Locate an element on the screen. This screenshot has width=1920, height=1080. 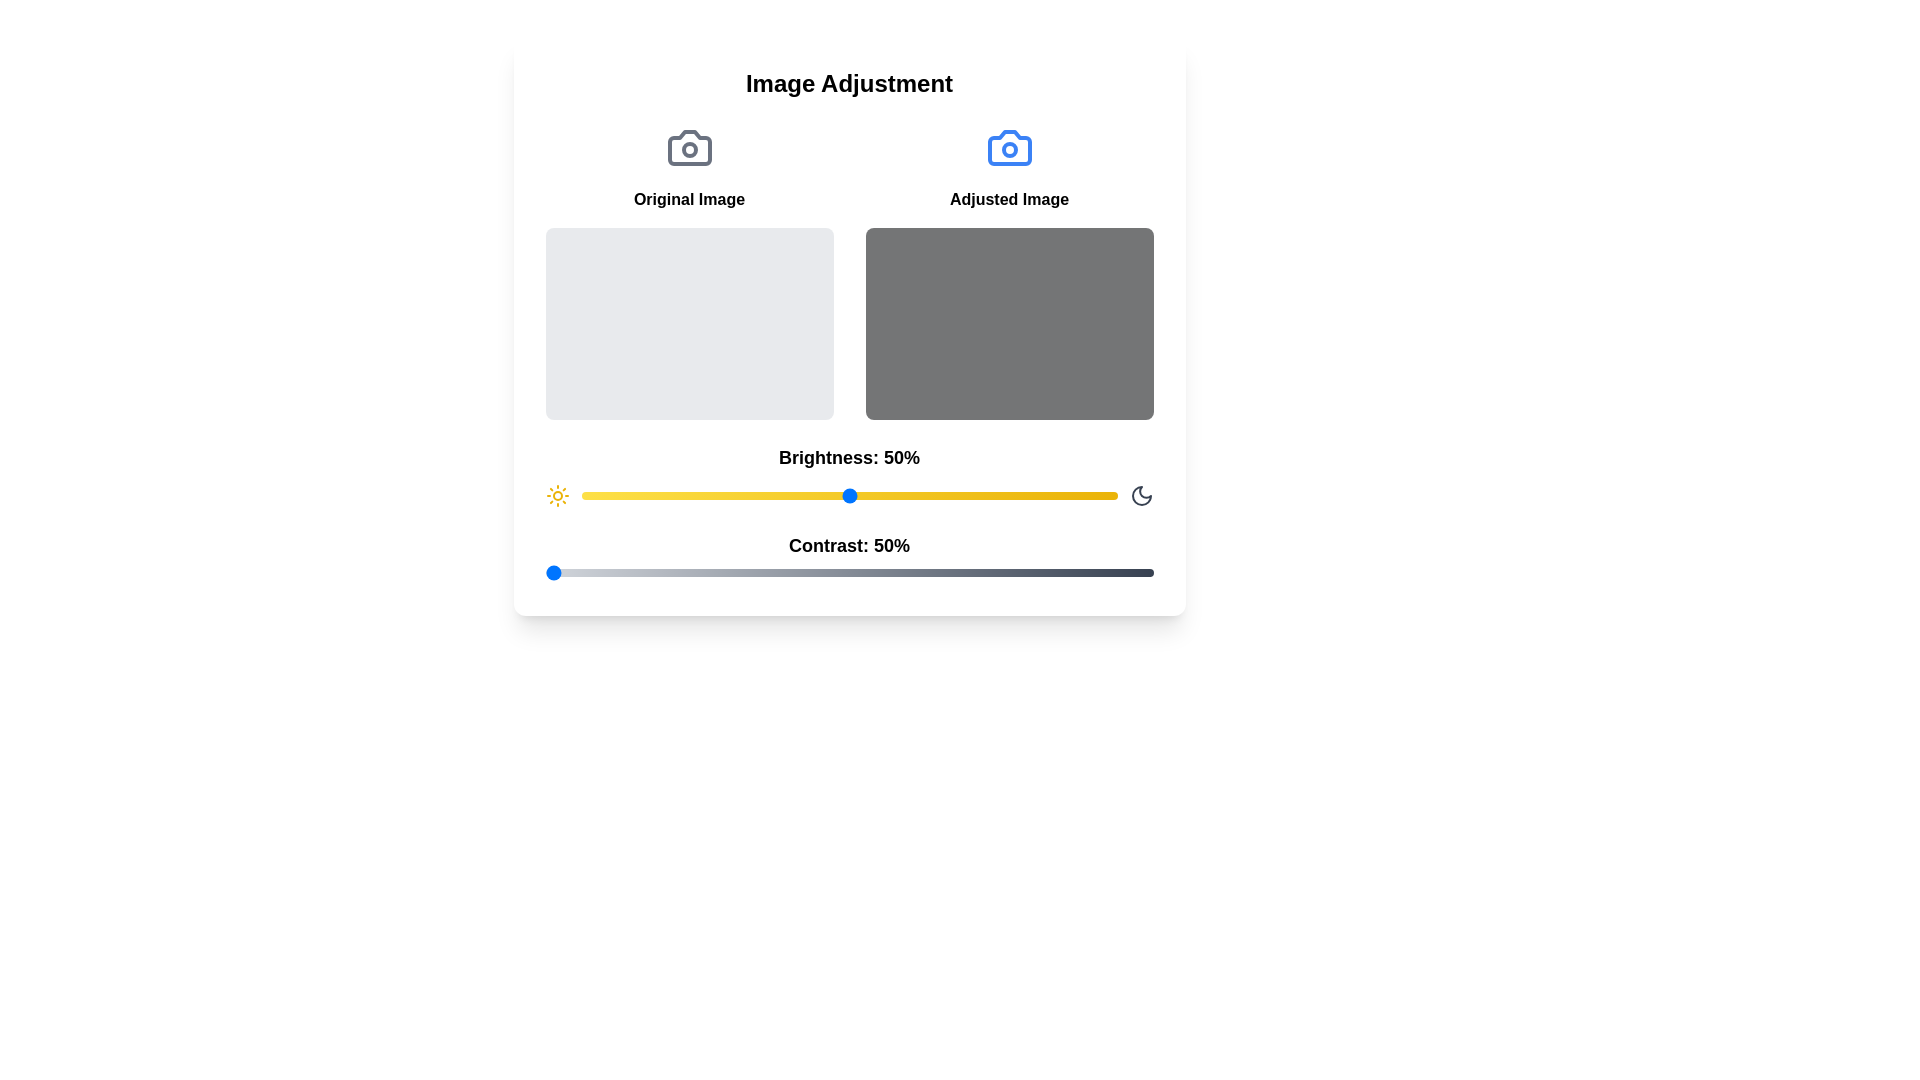
brightness is located at coordinates (773, 495).